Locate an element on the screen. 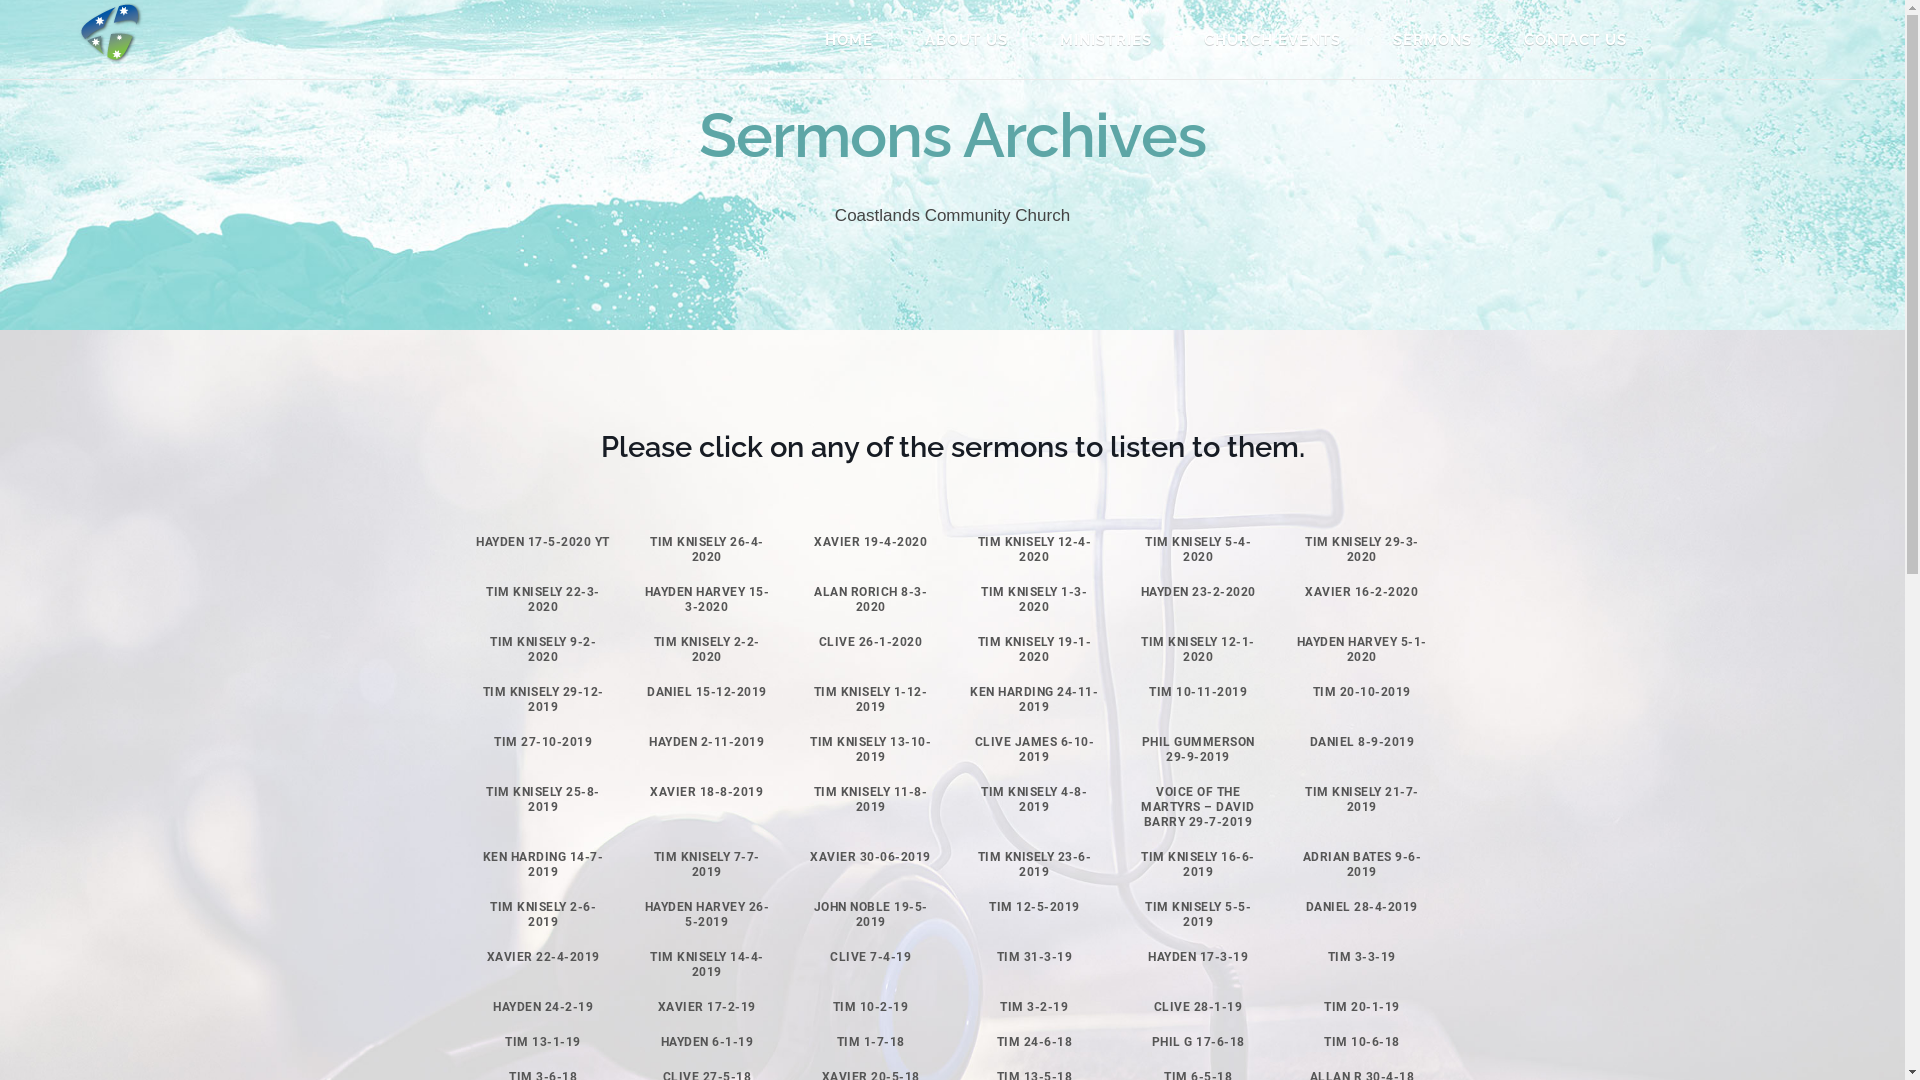 Image resolution: width=1920 pixels, height=1080 pixels. 'TIM KNISELY 5-4-2020' is located at coordinates (1198, 549).